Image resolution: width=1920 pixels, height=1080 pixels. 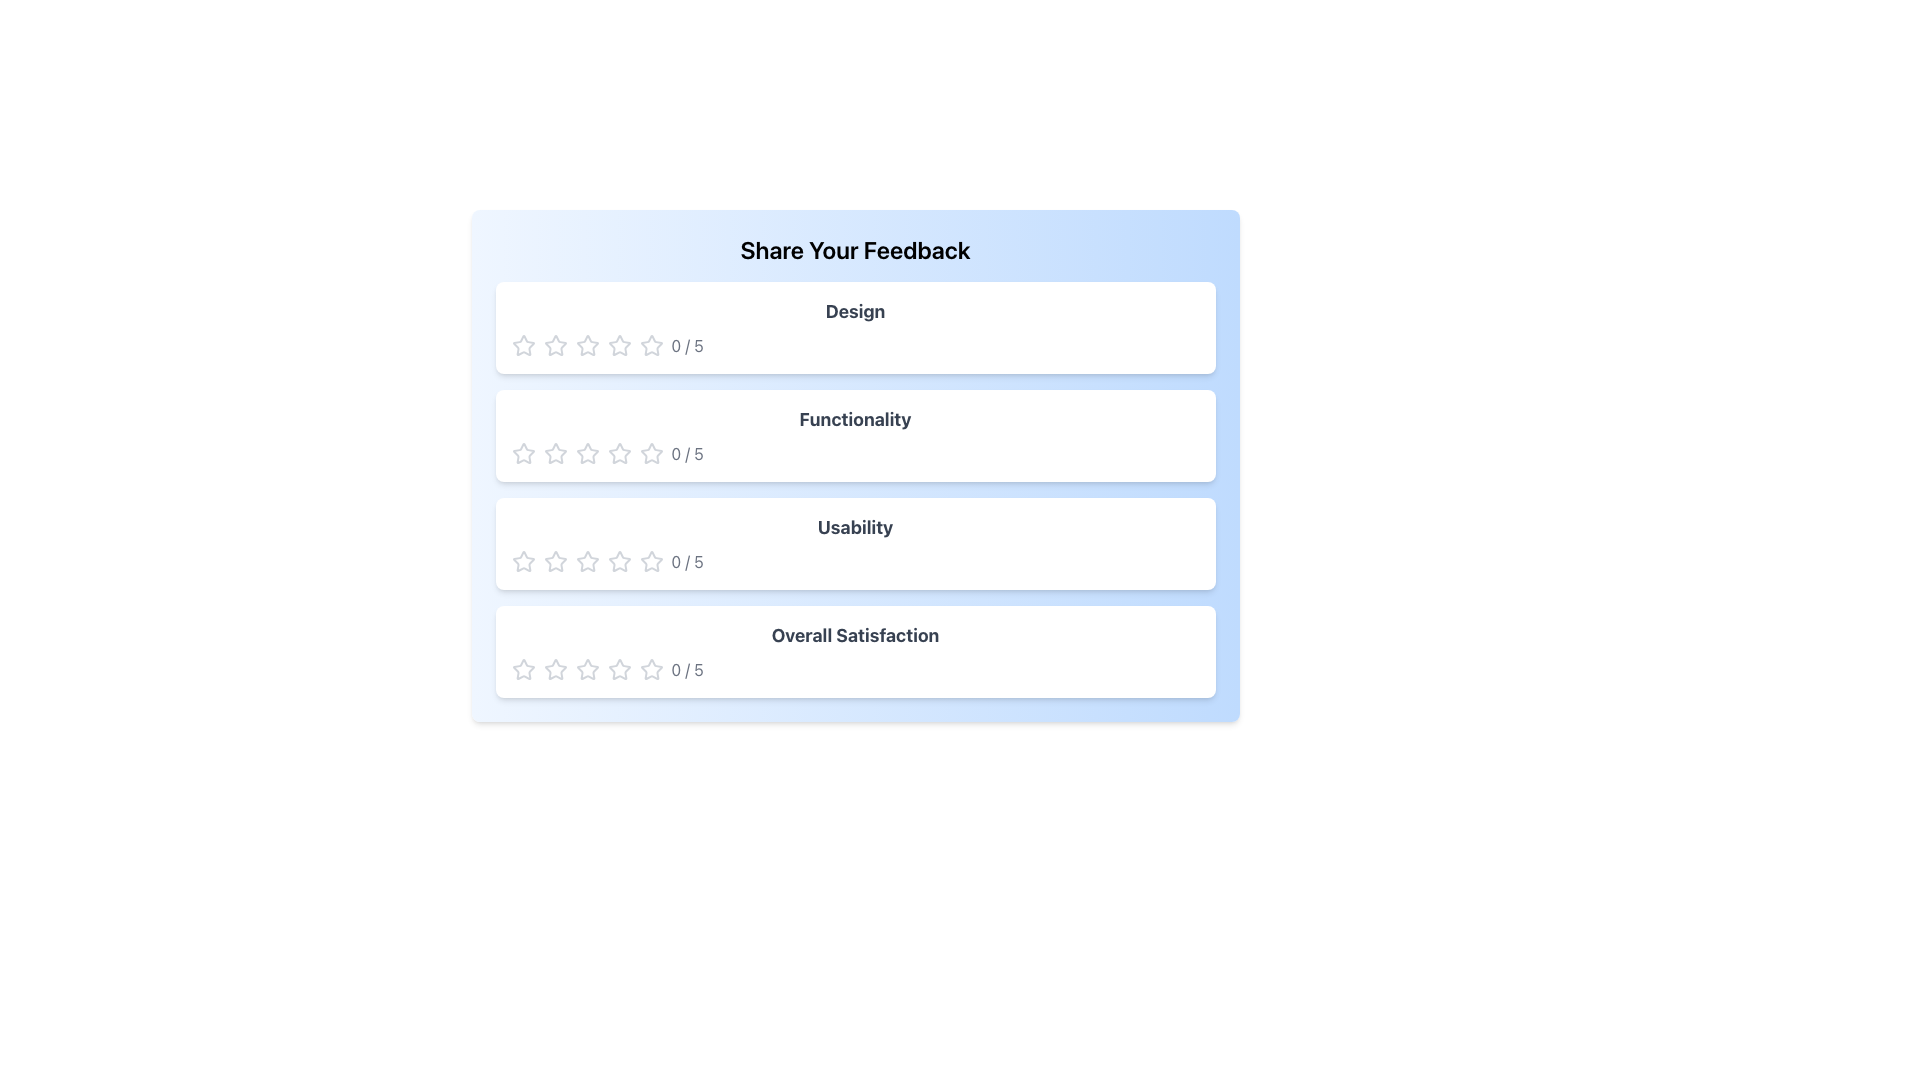 I want to click on text content of the Text Display element showing the rating information '0 / 5', which is styled with a gray font and positioned next to the rating icons for the 'Overall Satisfaction' category, so click(x=687, y=670).